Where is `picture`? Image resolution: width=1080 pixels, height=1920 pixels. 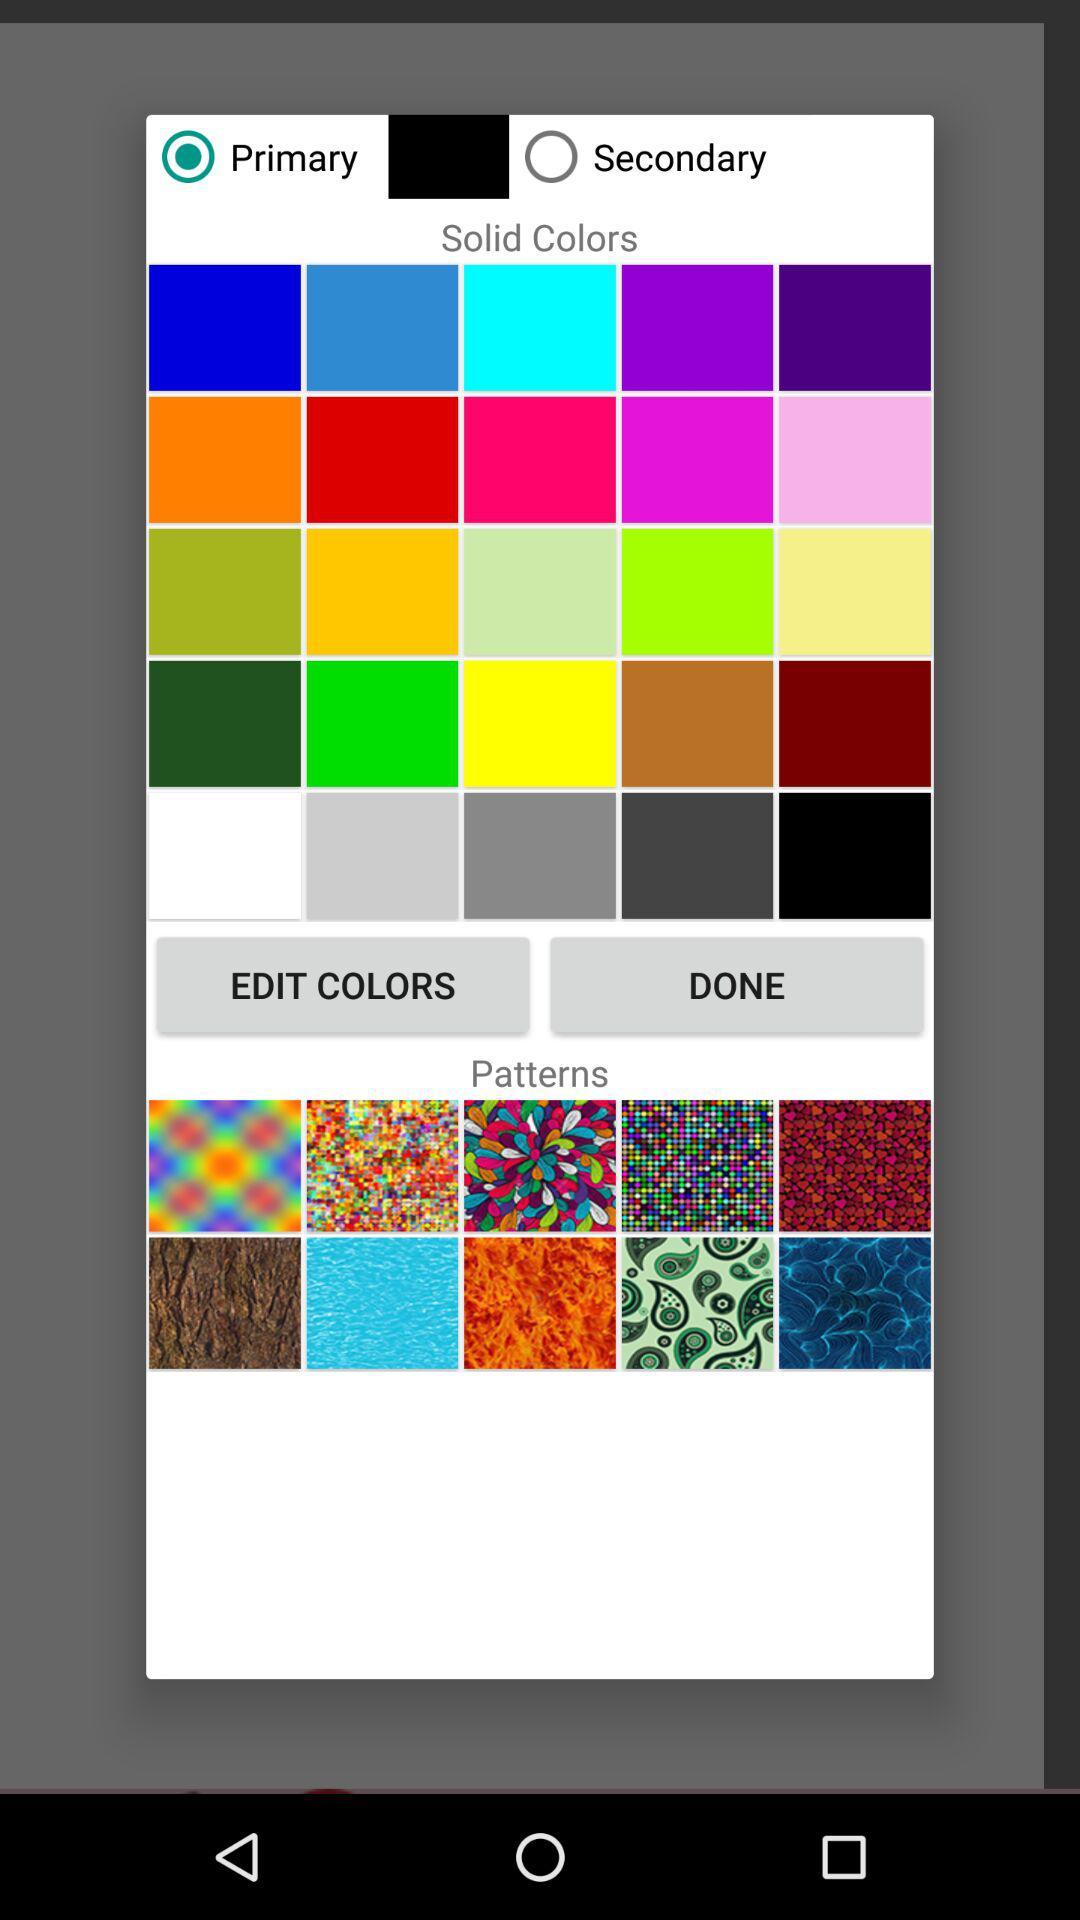
picture is located at coordinates (696, 327).